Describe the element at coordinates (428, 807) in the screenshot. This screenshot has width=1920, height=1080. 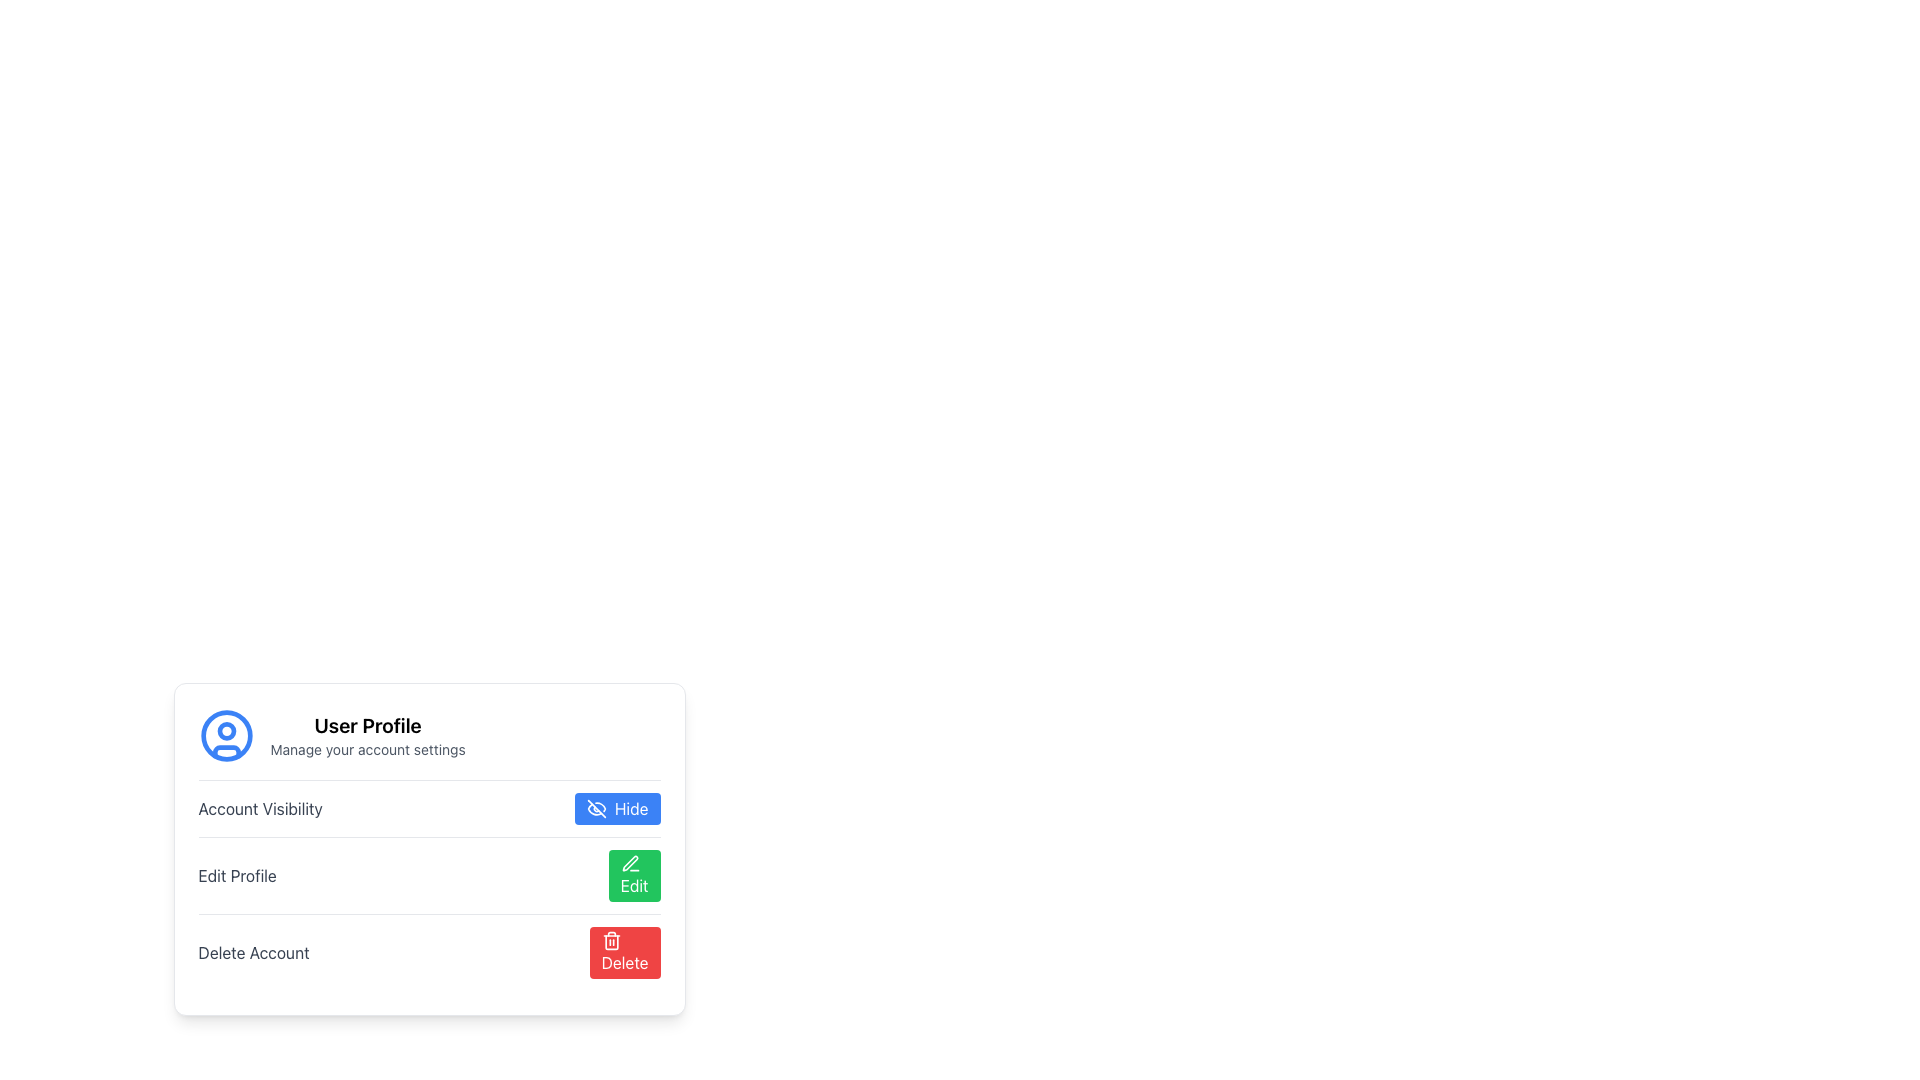
I see `the 'Hide' button in the account visibility section` at that location.